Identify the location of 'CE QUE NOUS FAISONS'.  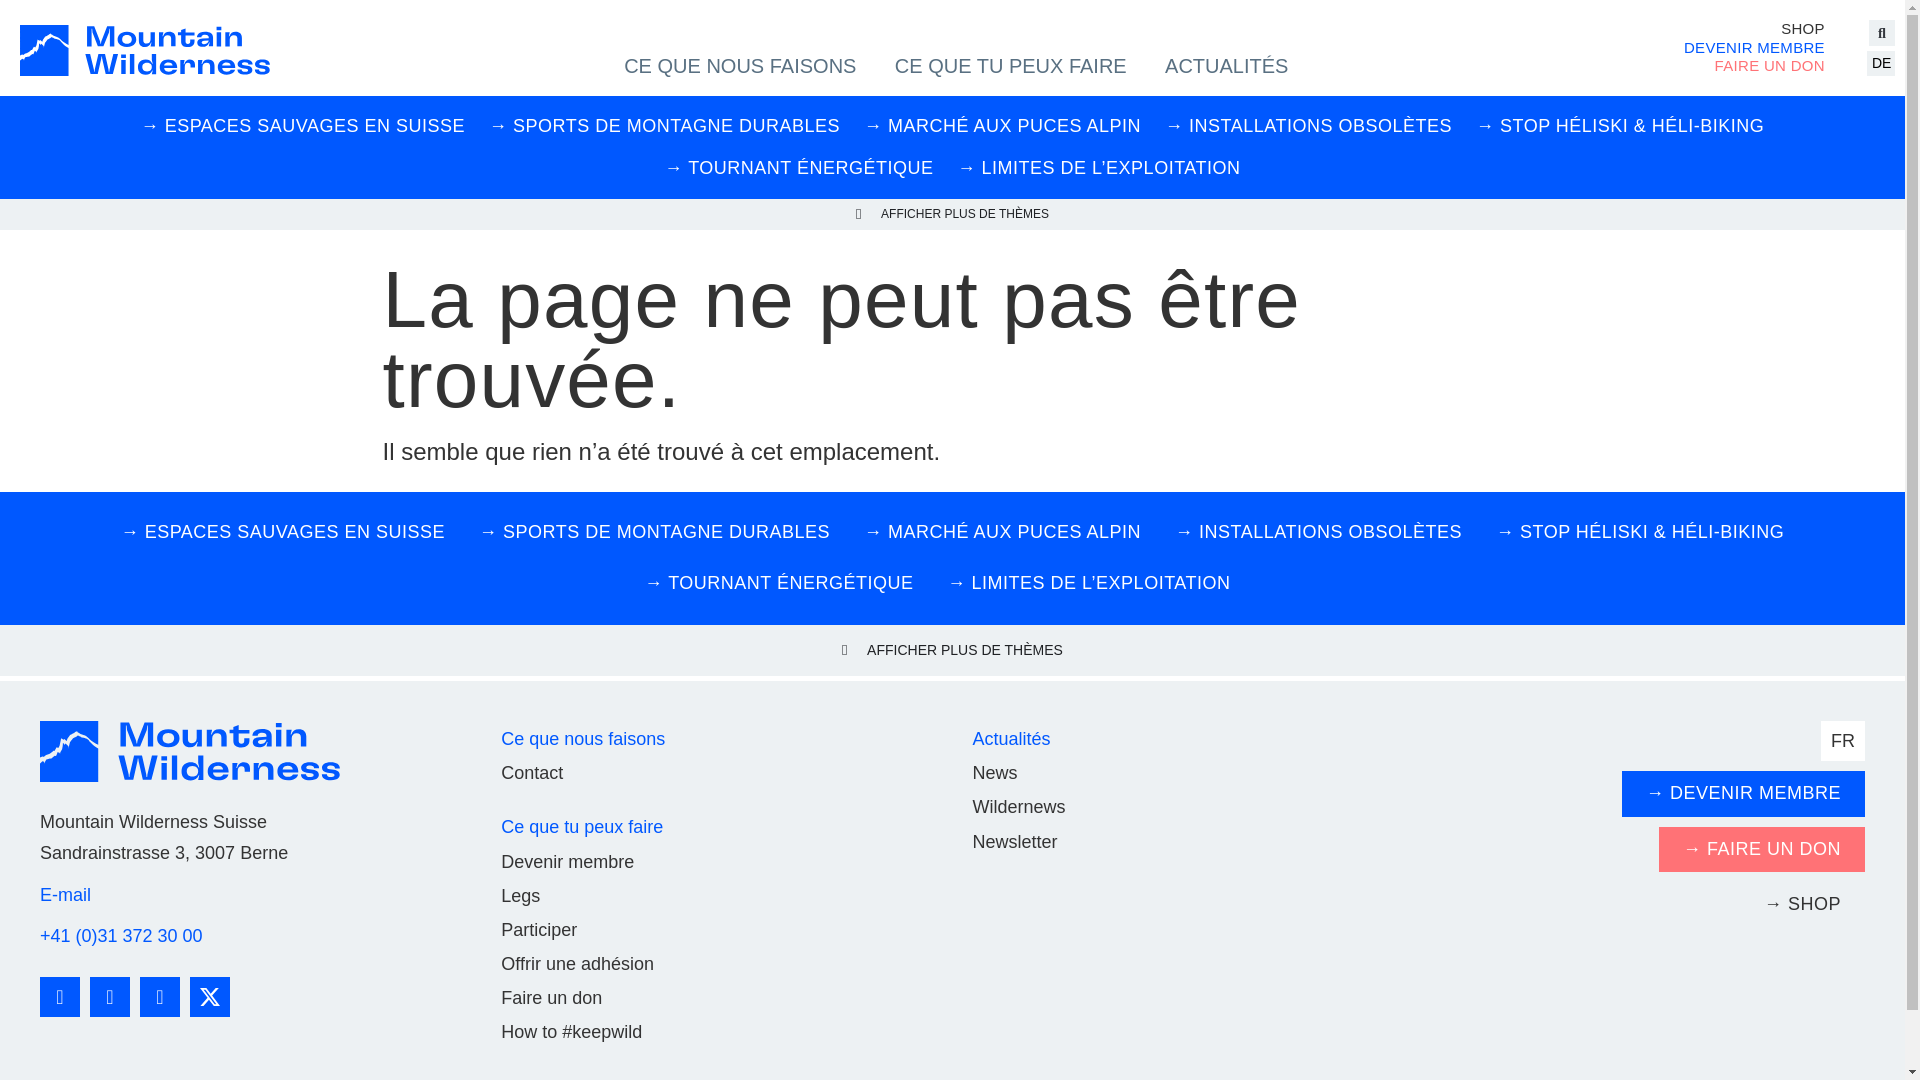
(738, 64).